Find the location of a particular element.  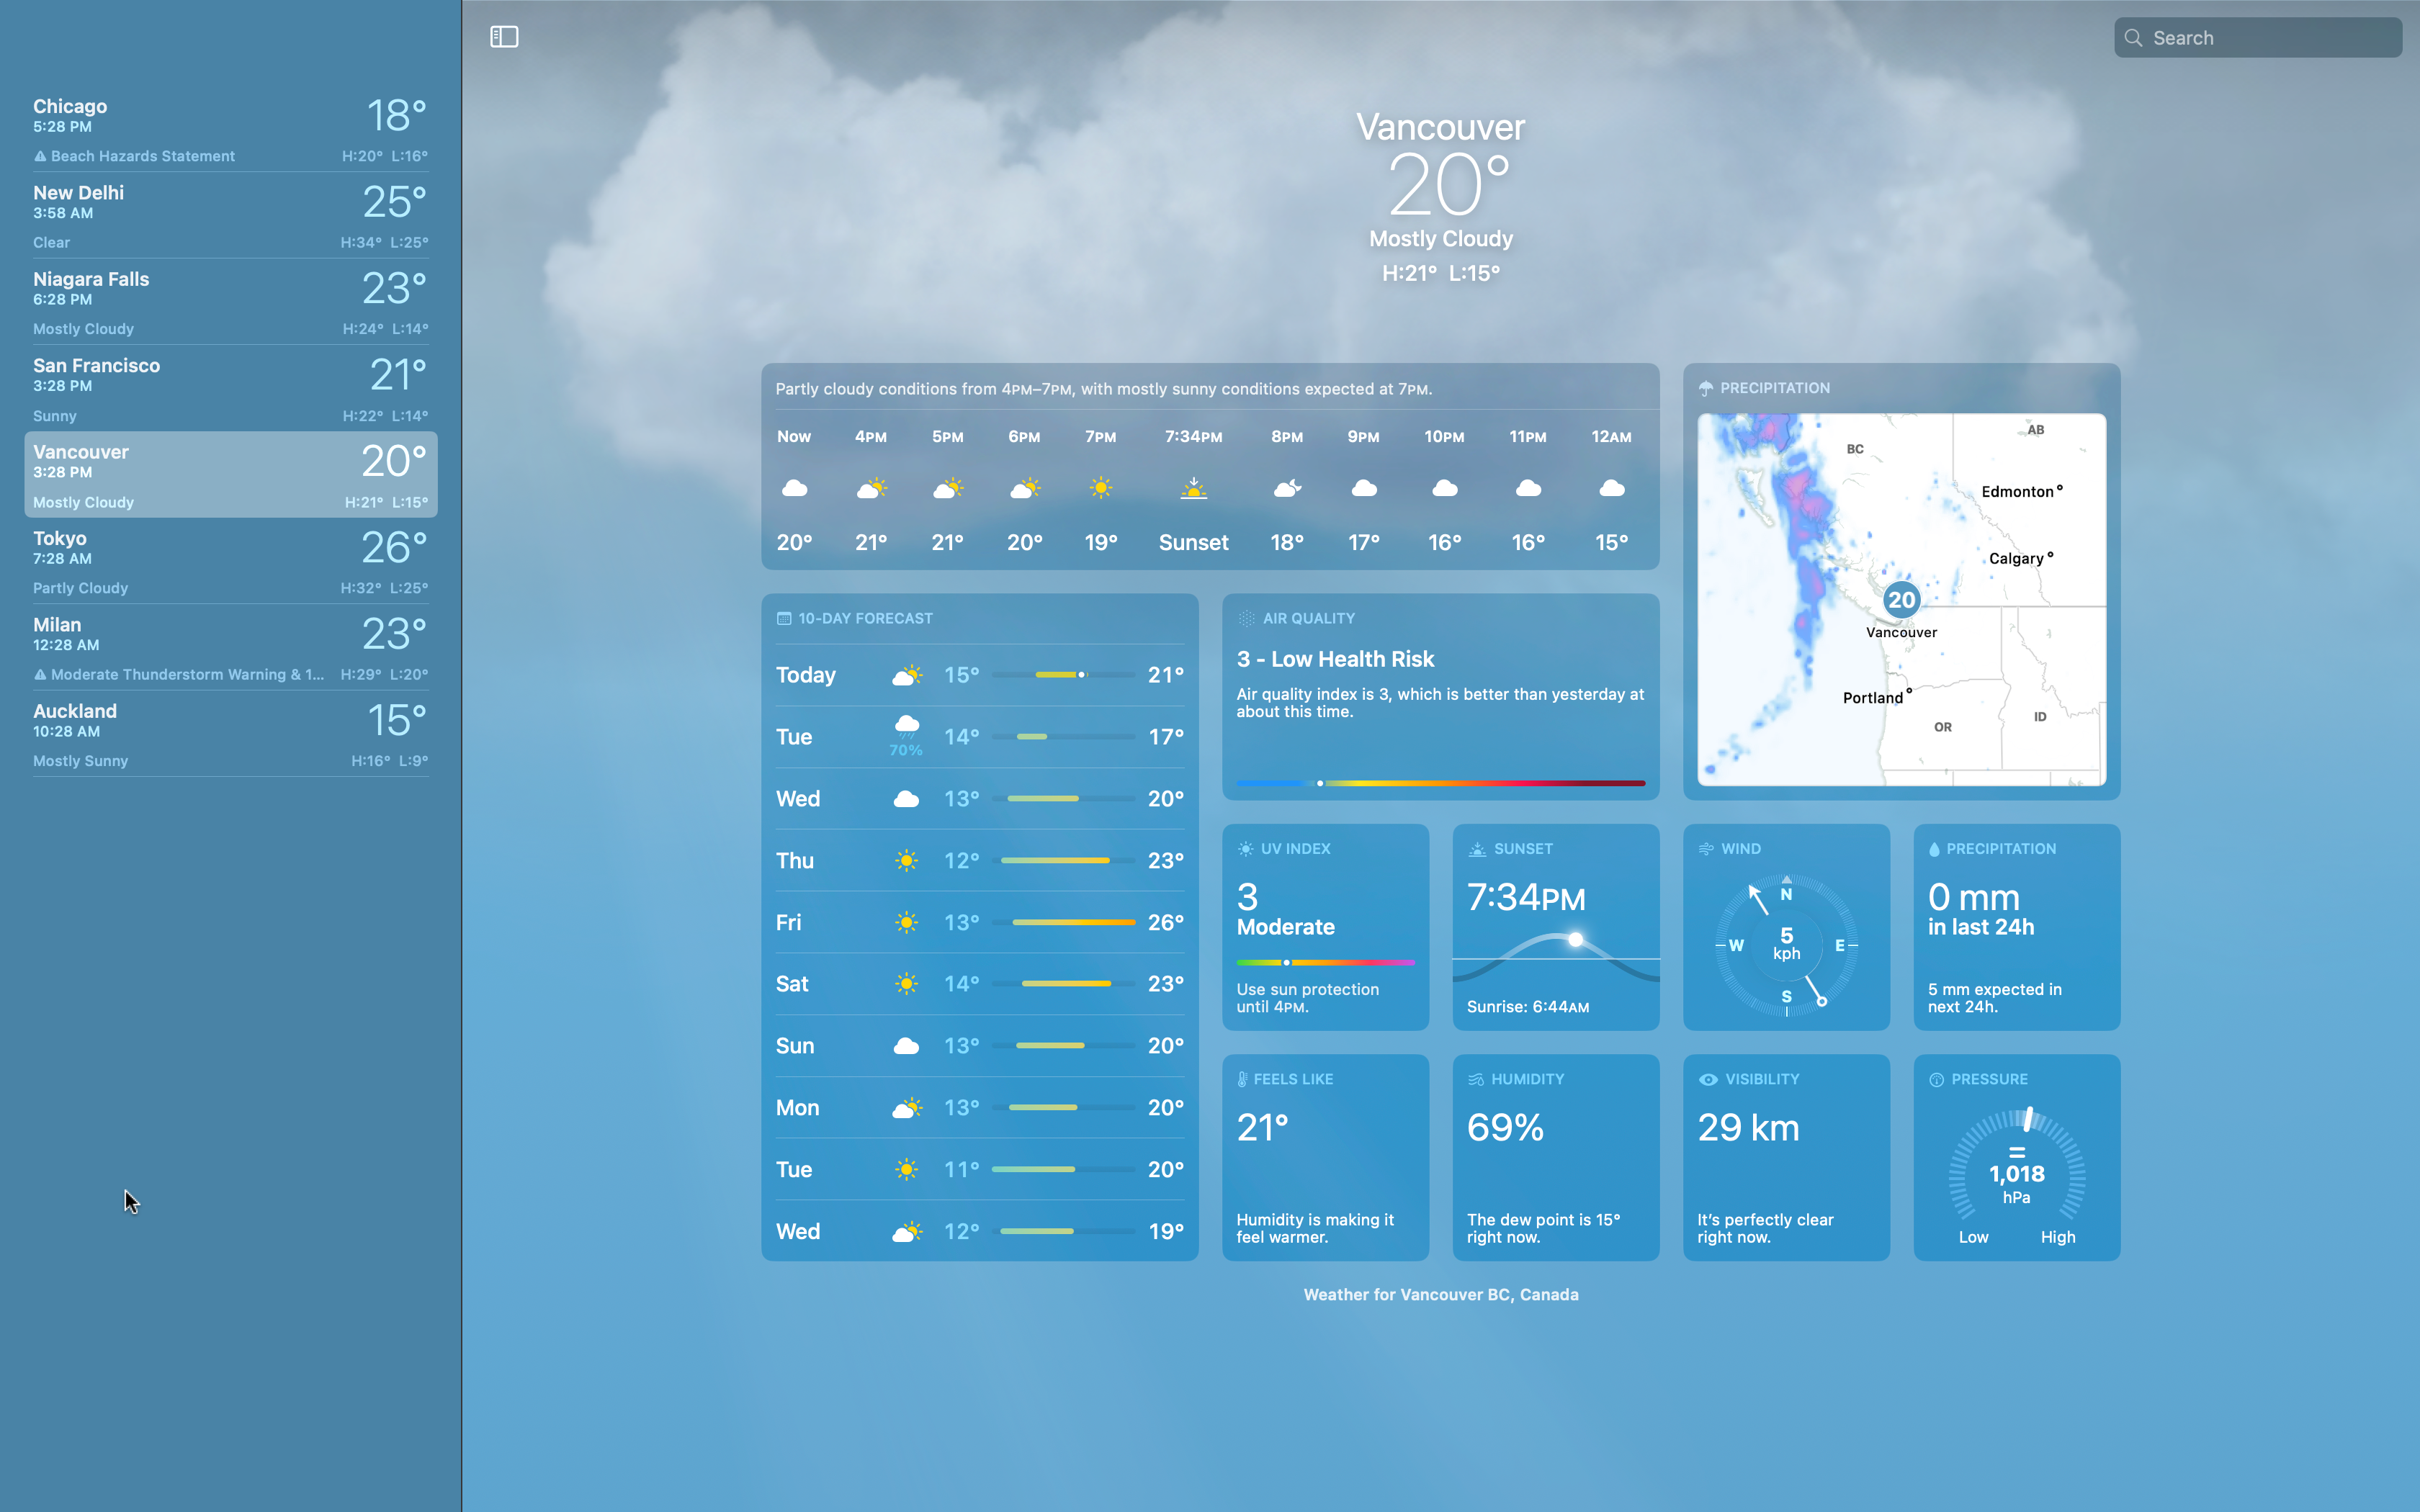

Explore about the UV index in Vancouver today is located at coordinates (1326, 926).